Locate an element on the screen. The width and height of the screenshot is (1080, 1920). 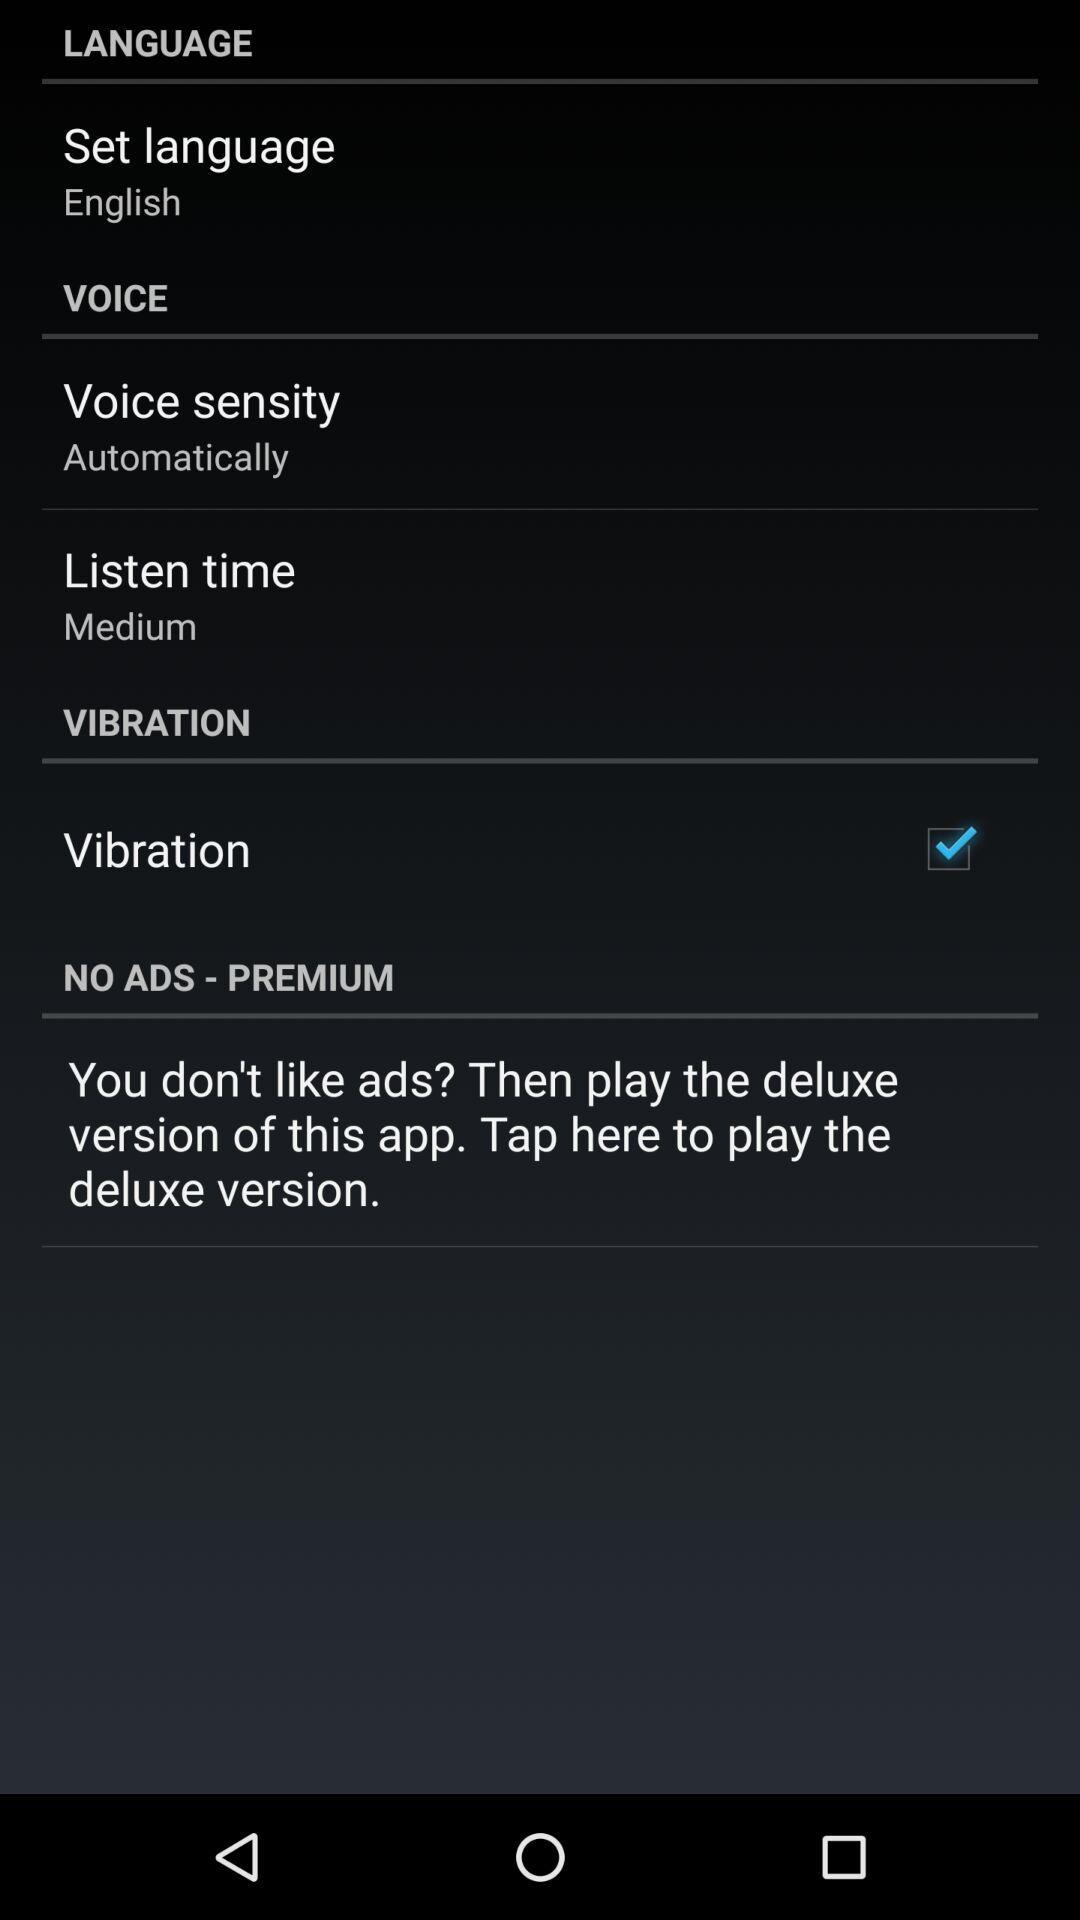
the item on the right is located at coordinates (947, 849).